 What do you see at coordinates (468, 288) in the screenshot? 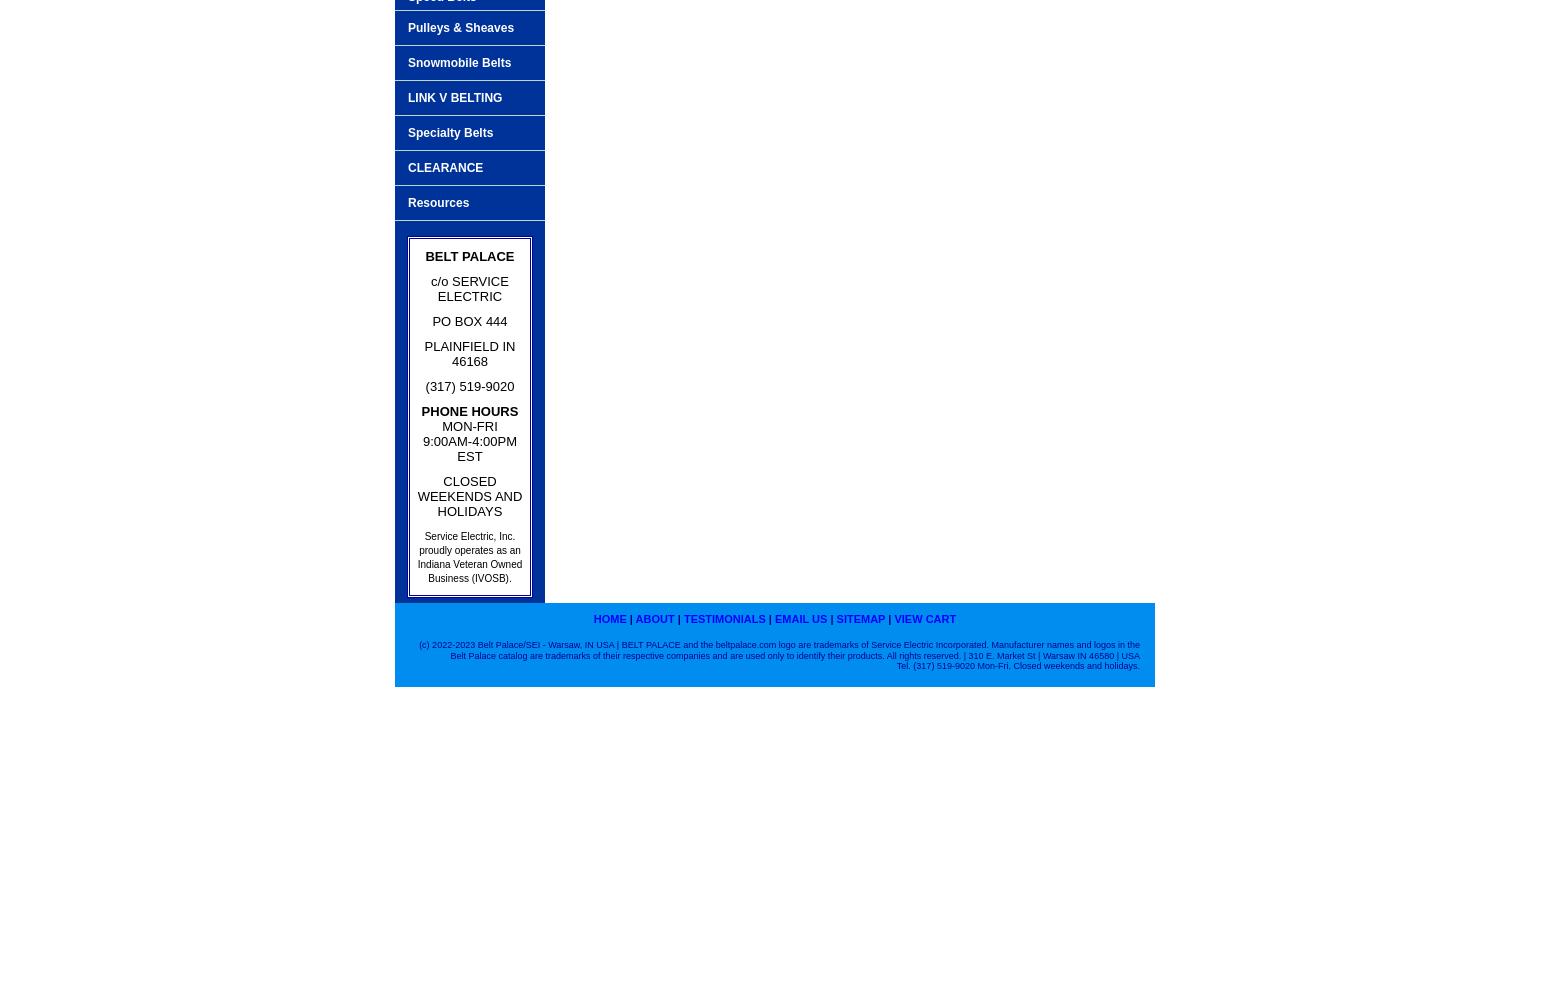
I see `'c/o SERVICE ELECTRIC'` at bounding box center [468, 288].